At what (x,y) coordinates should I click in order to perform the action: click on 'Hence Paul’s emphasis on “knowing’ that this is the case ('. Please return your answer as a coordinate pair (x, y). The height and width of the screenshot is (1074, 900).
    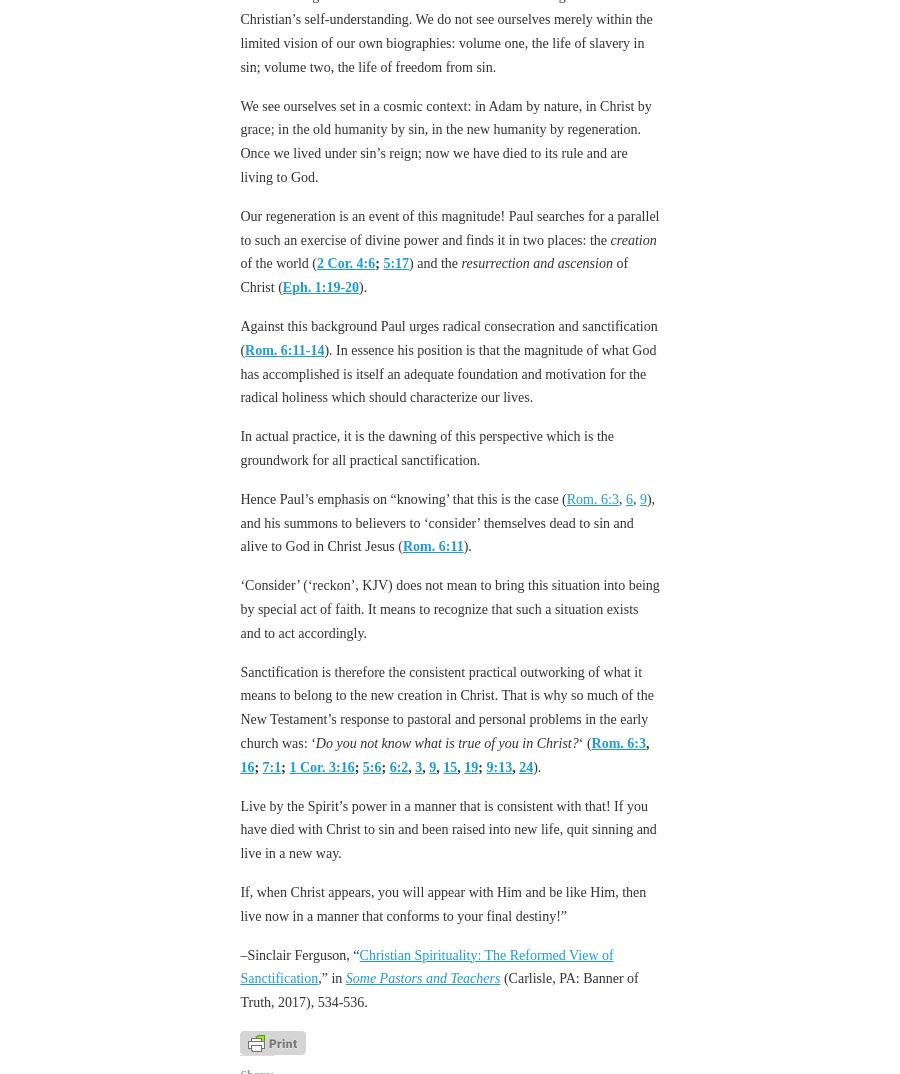
    Looking at the image, I should click on (403, 498).